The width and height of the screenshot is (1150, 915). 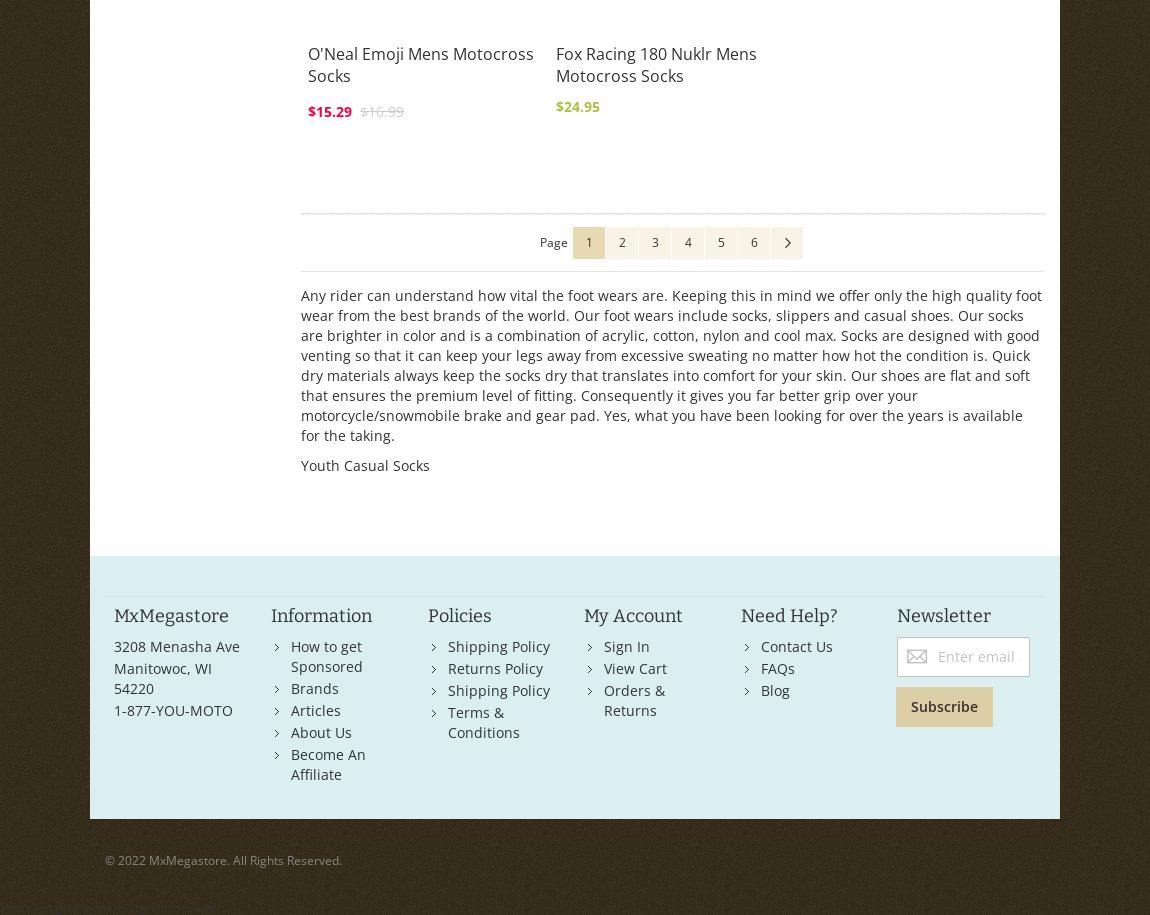 What do you see at coordinates (669, 364) in the screenshot?
I see `'Any rider can understand how vital the foot wears are. Keeping this in mind we offer only the high quality foot wear from the best brands of the world. Our foot wears include socks, slippers and casual shoes. Our socks are brighter in color and is a combination of acrylic, cotton, nylon and cool max. Socks are designed with good venting so that it can keep your legs away from excessive sweating no matter how hot the condition is. Quick dry materials always keep the socks dry that translates into comfort for your skin. Our shoes are flat and soft that ensures the premium level of fitting. Consequently it gives you far better grip over your motorcycle/snowmobile brake and gear pad. Yes, what you have been looking for over the years is available for the taking.'` at bounding box center [669, 364].